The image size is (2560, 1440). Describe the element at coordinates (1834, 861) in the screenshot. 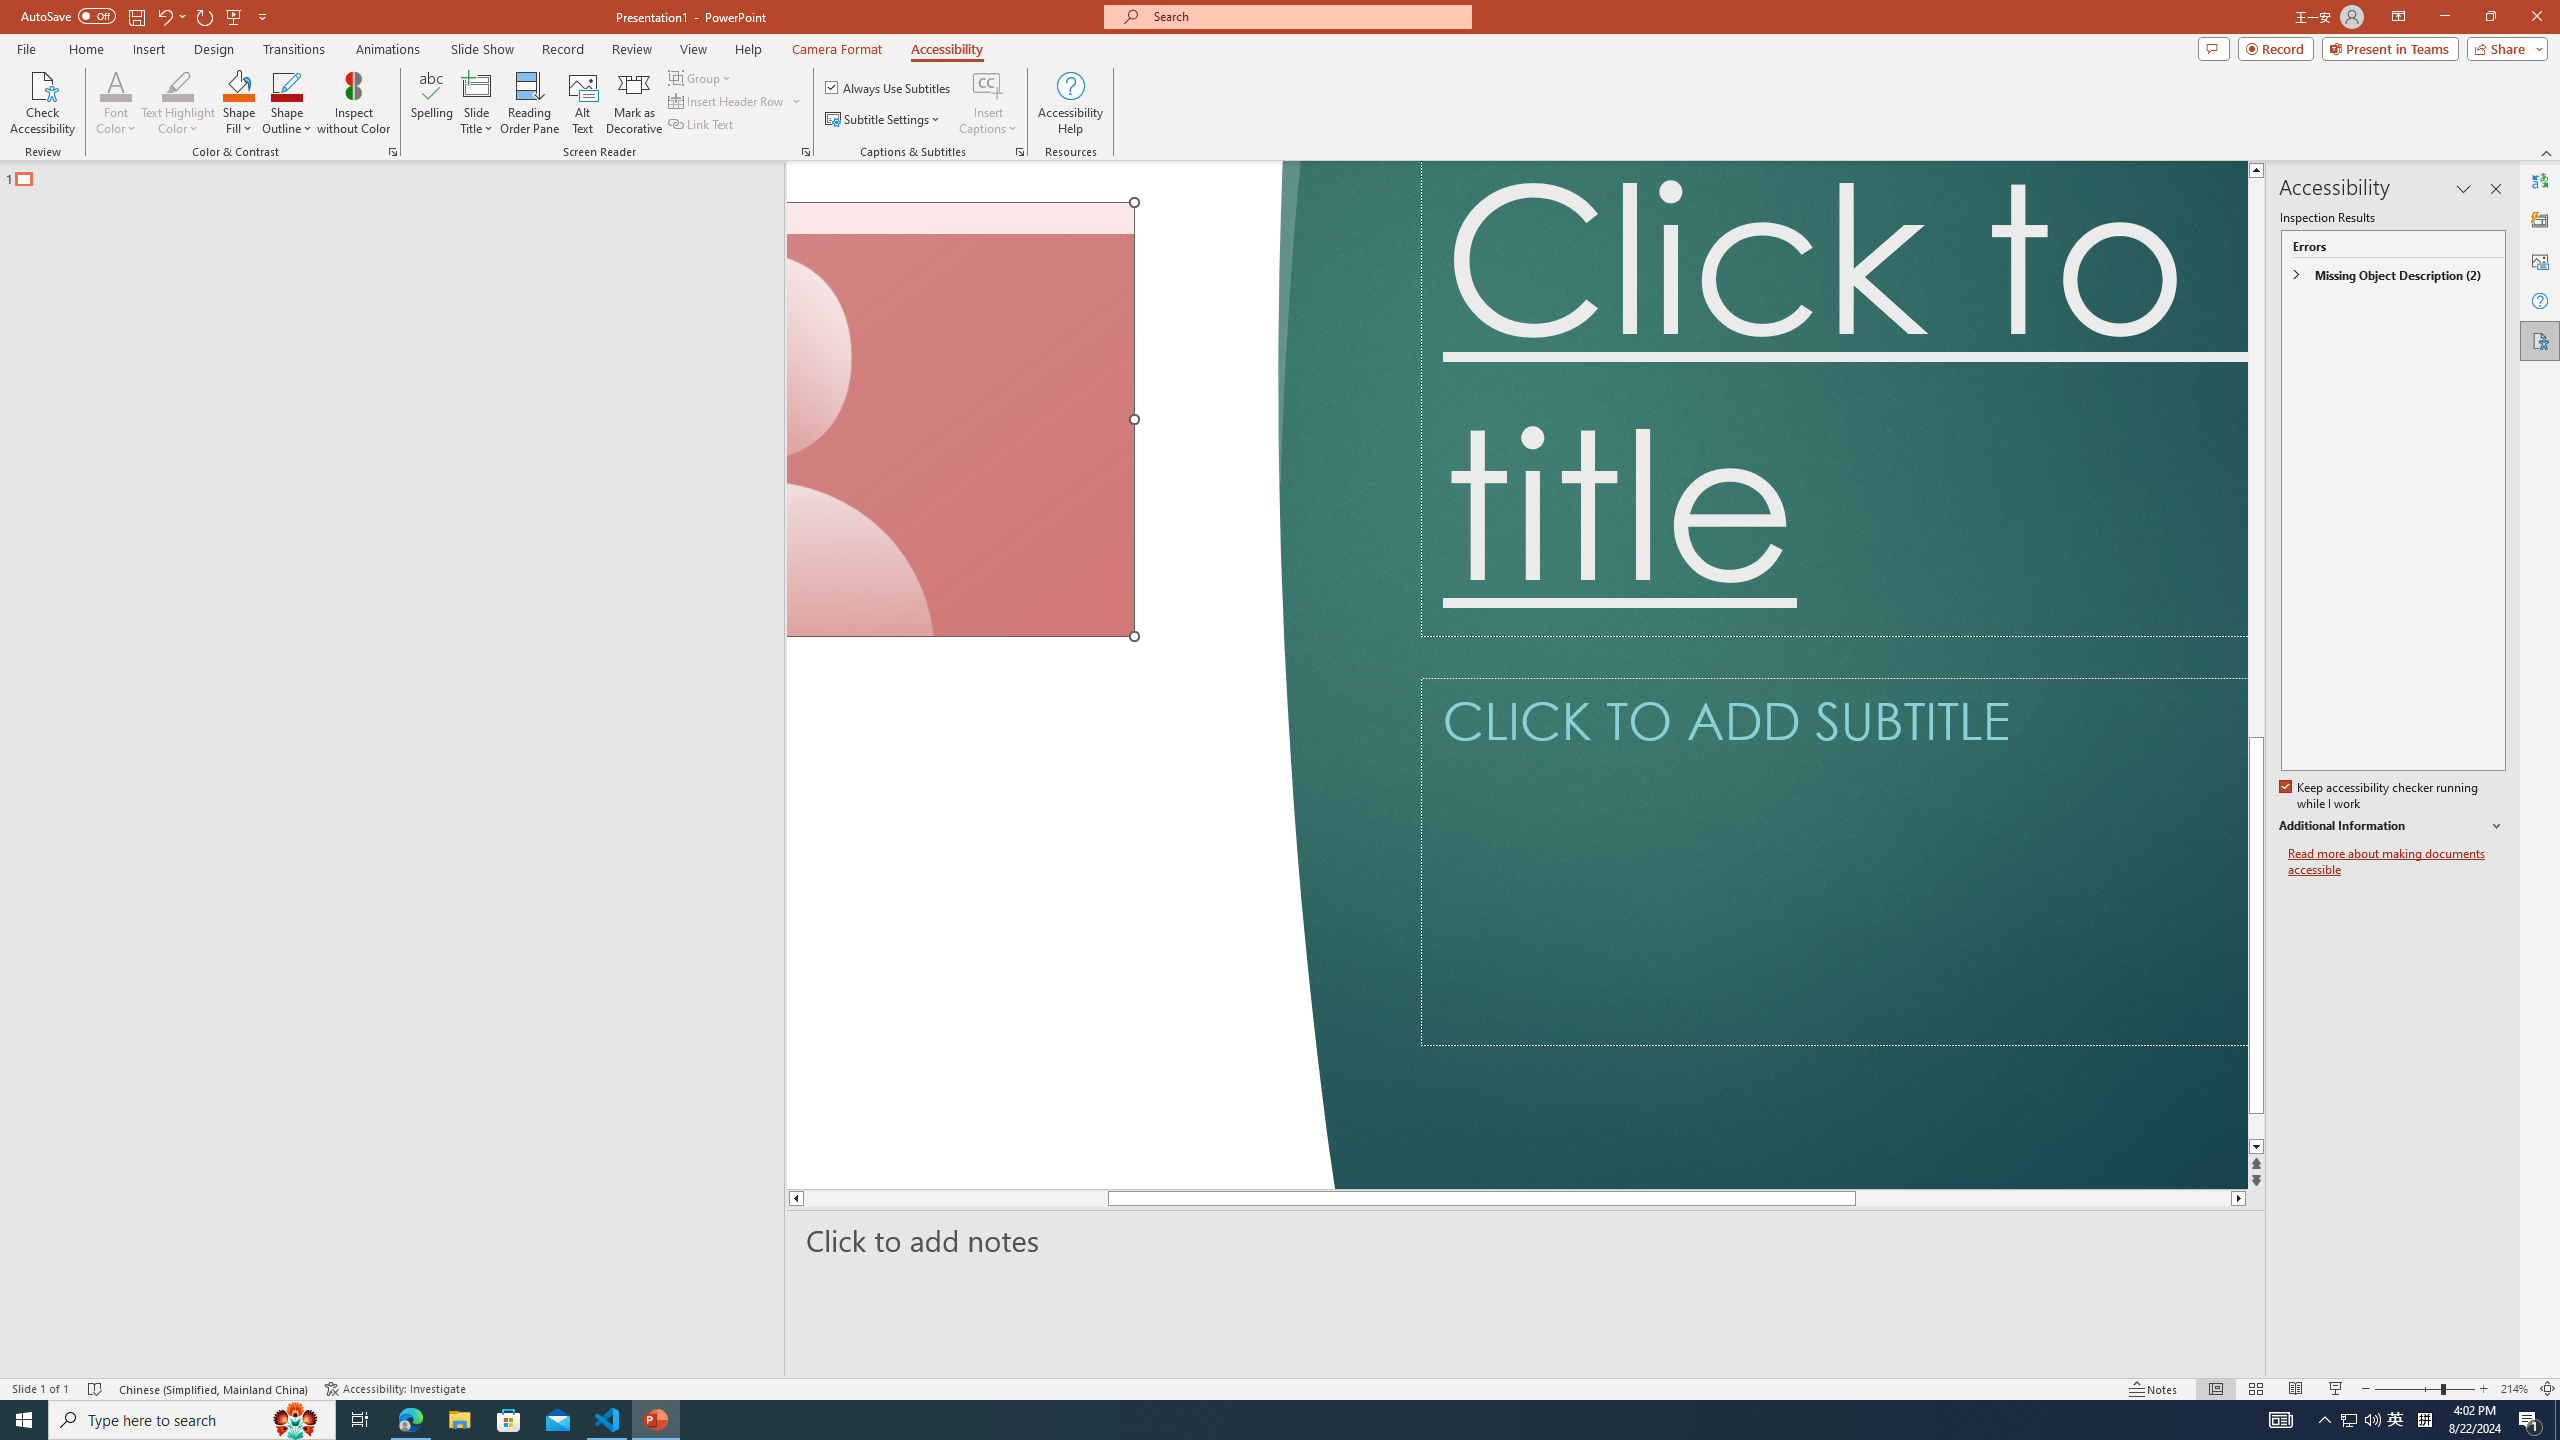

I see `'Subtitle TextBox'` at that location.